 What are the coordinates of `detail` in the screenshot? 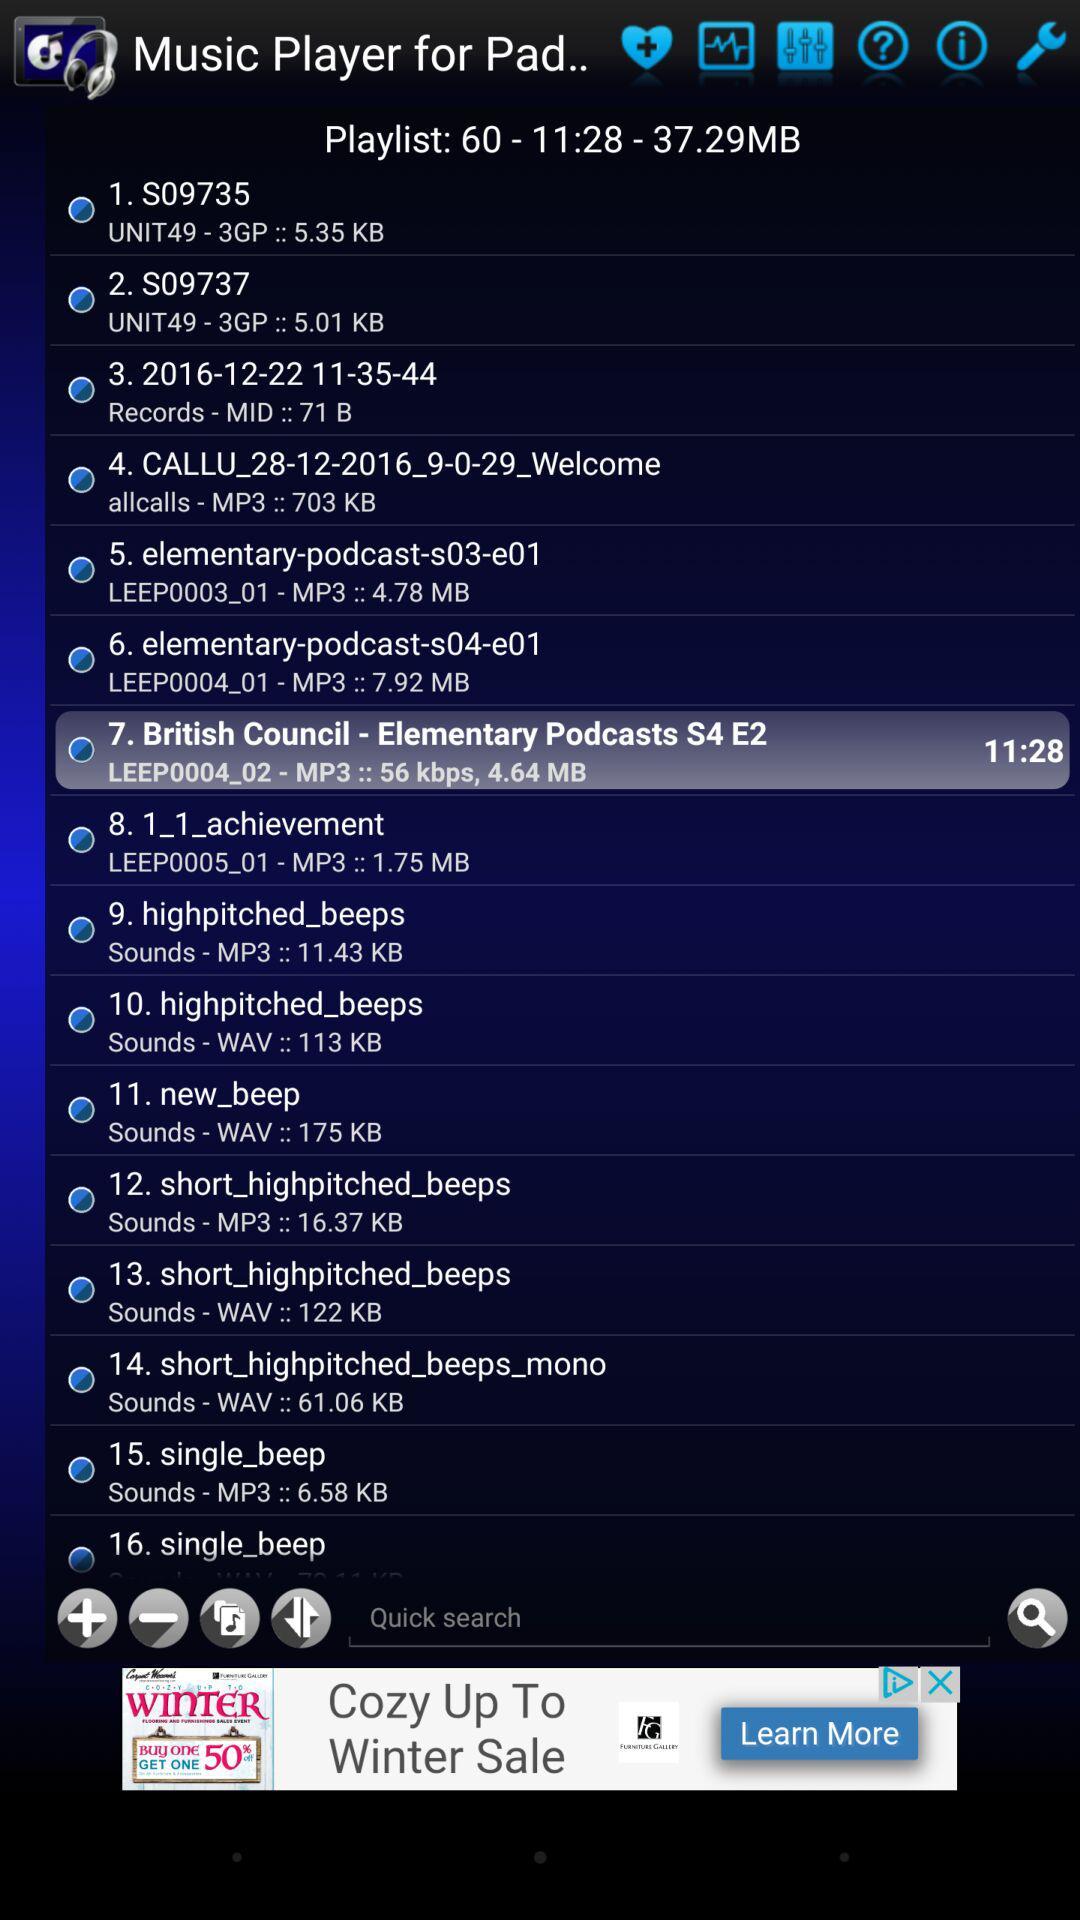 It's located at (960, 52).